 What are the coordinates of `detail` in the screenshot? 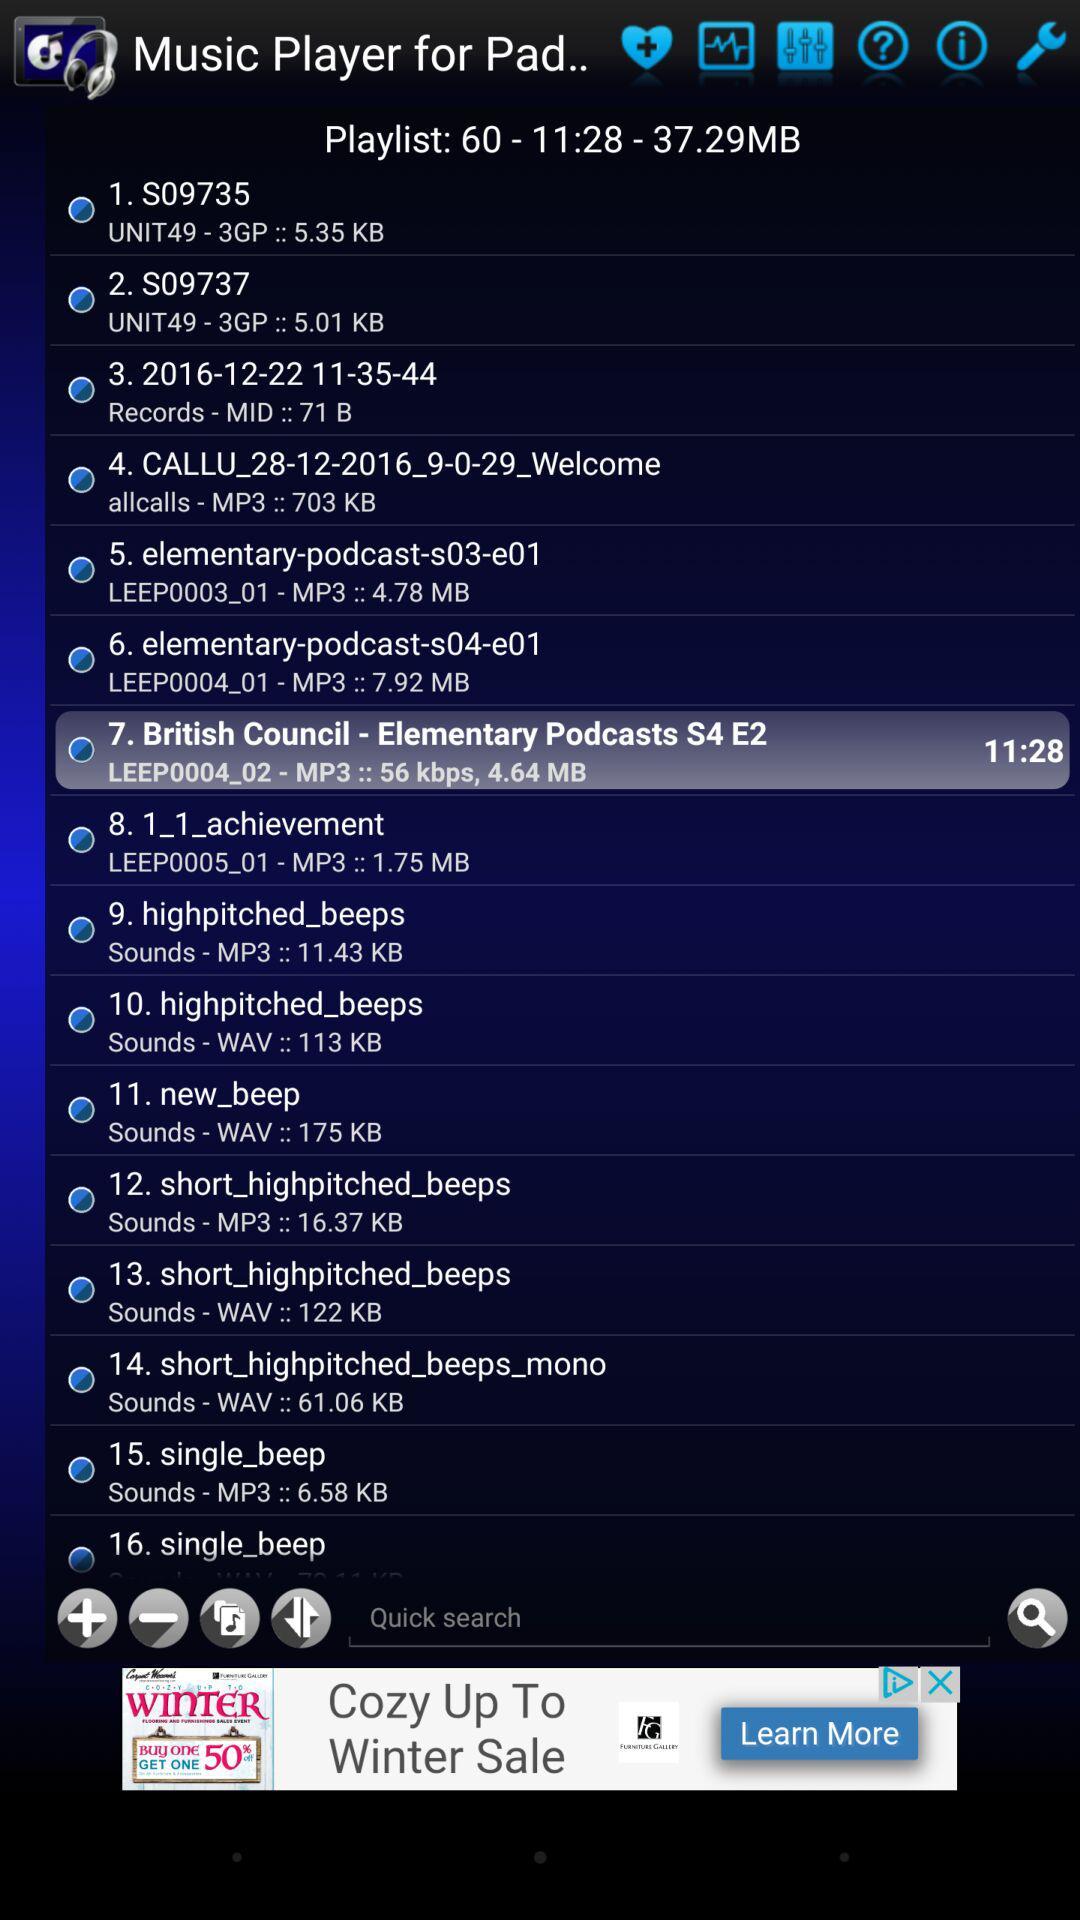 It's located at (960, 52).